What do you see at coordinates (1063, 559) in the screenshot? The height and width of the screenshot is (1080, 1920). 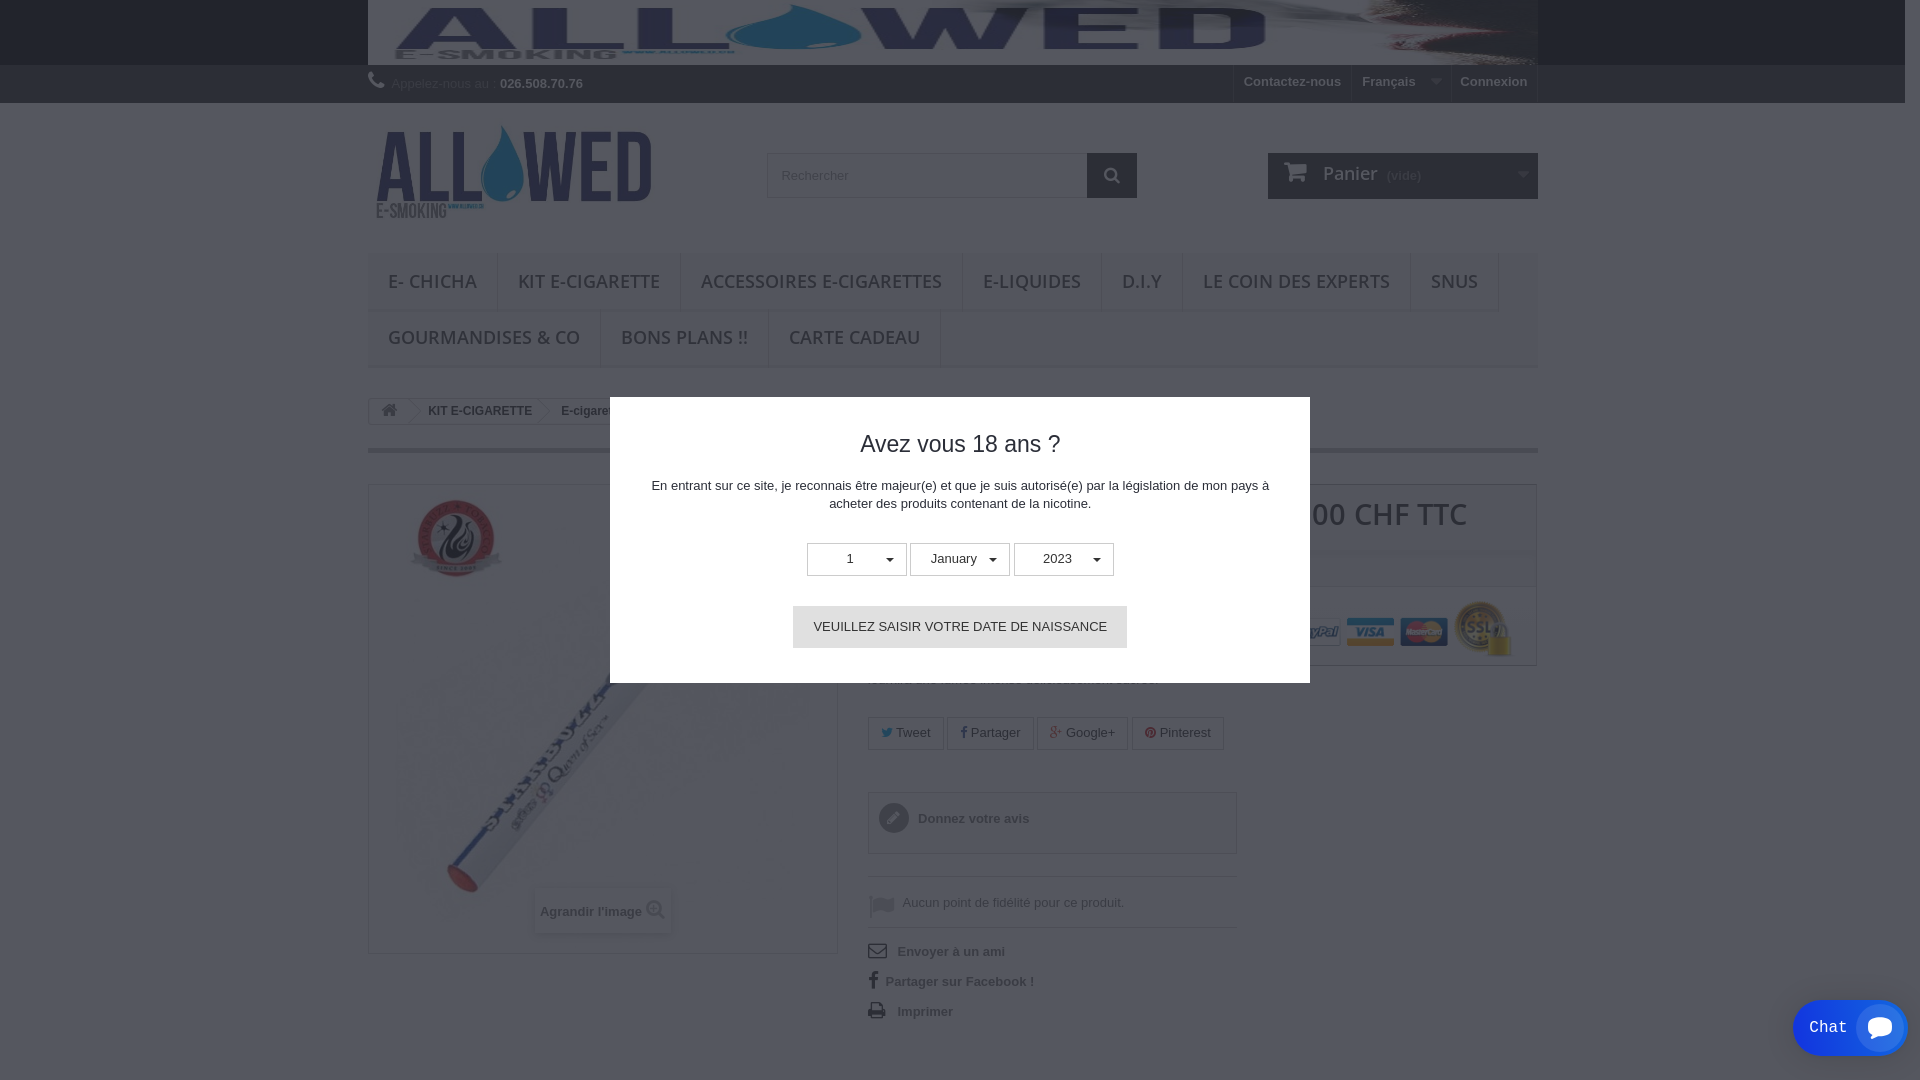 I see `'2023` at bounding box center [1063, 559].